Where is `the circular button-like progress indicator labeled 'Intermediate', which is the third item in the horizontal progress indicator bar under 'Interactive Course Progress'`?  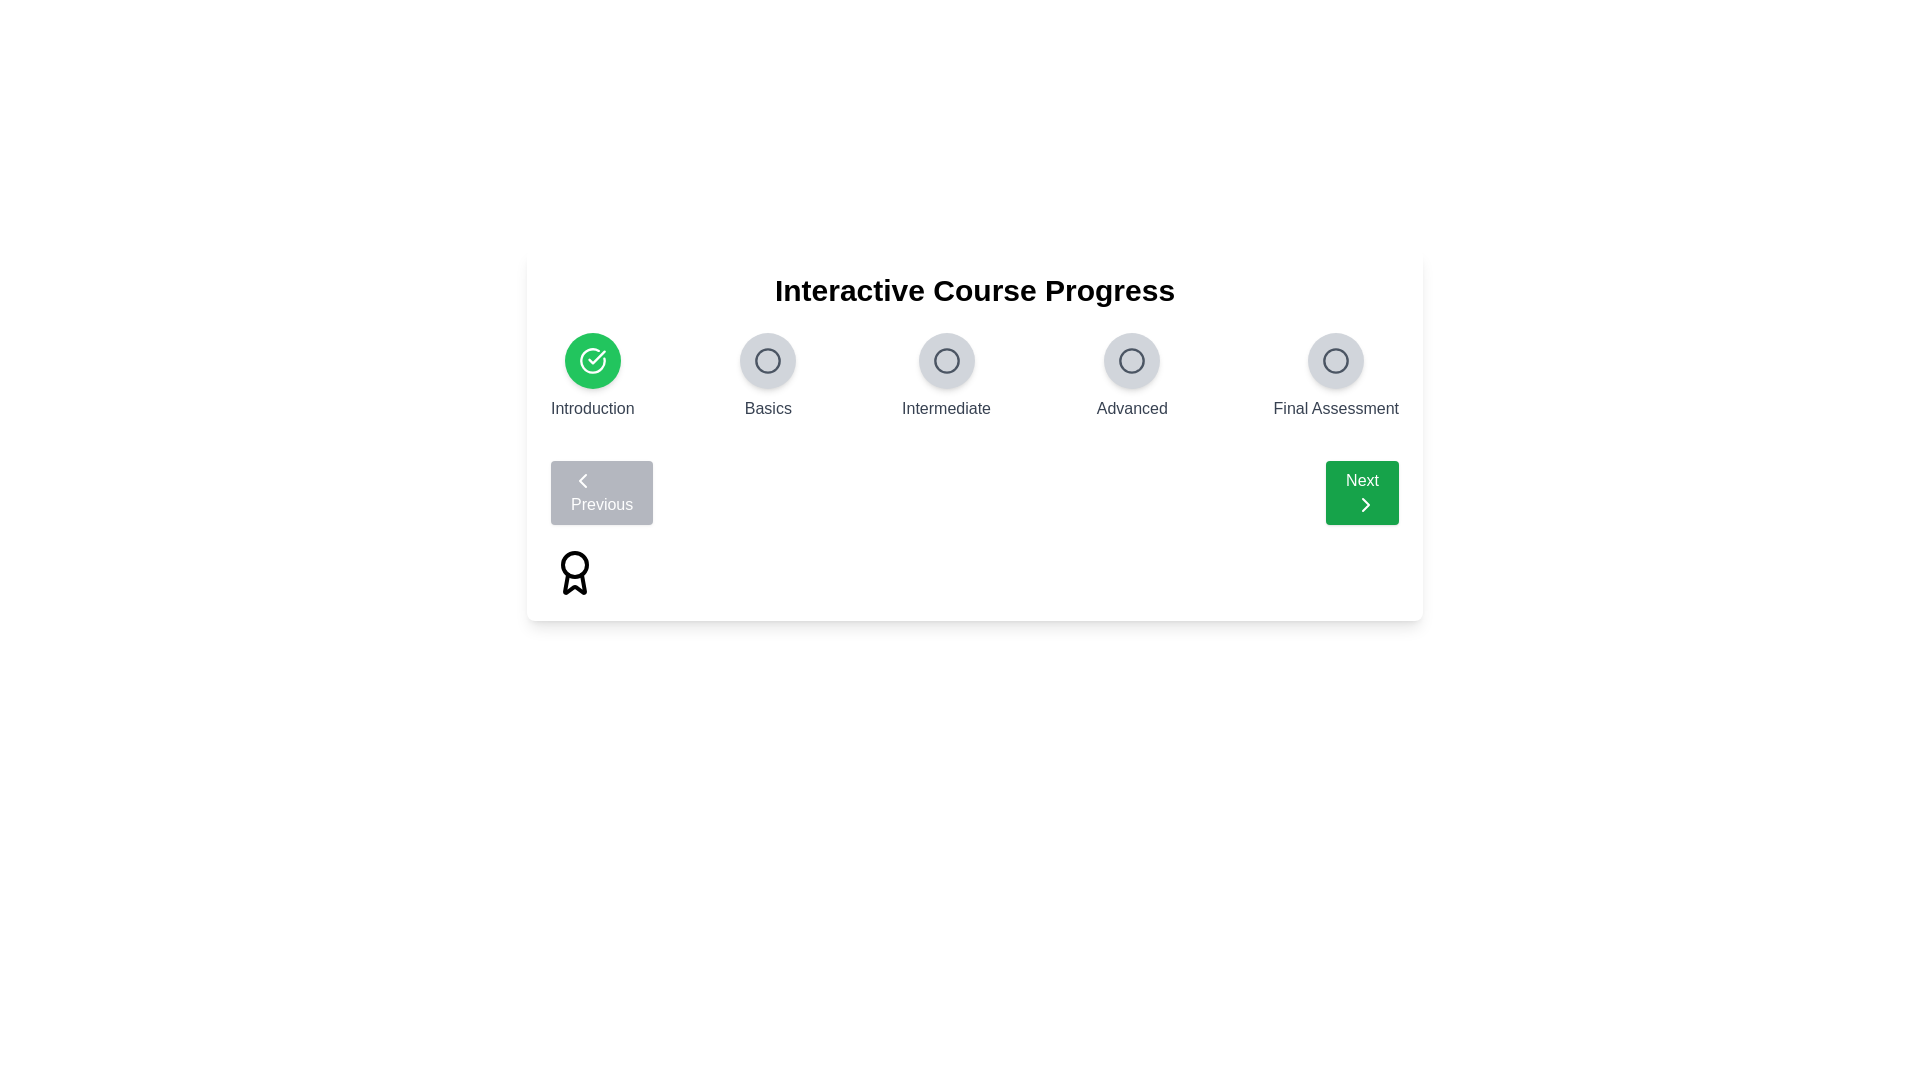 the circular button-like progress indicator labeled 'Intermediate', which is the third item in the horizontal progress indicator bar under 'Interactive Course Progress' is located at coordinates (945, 377).